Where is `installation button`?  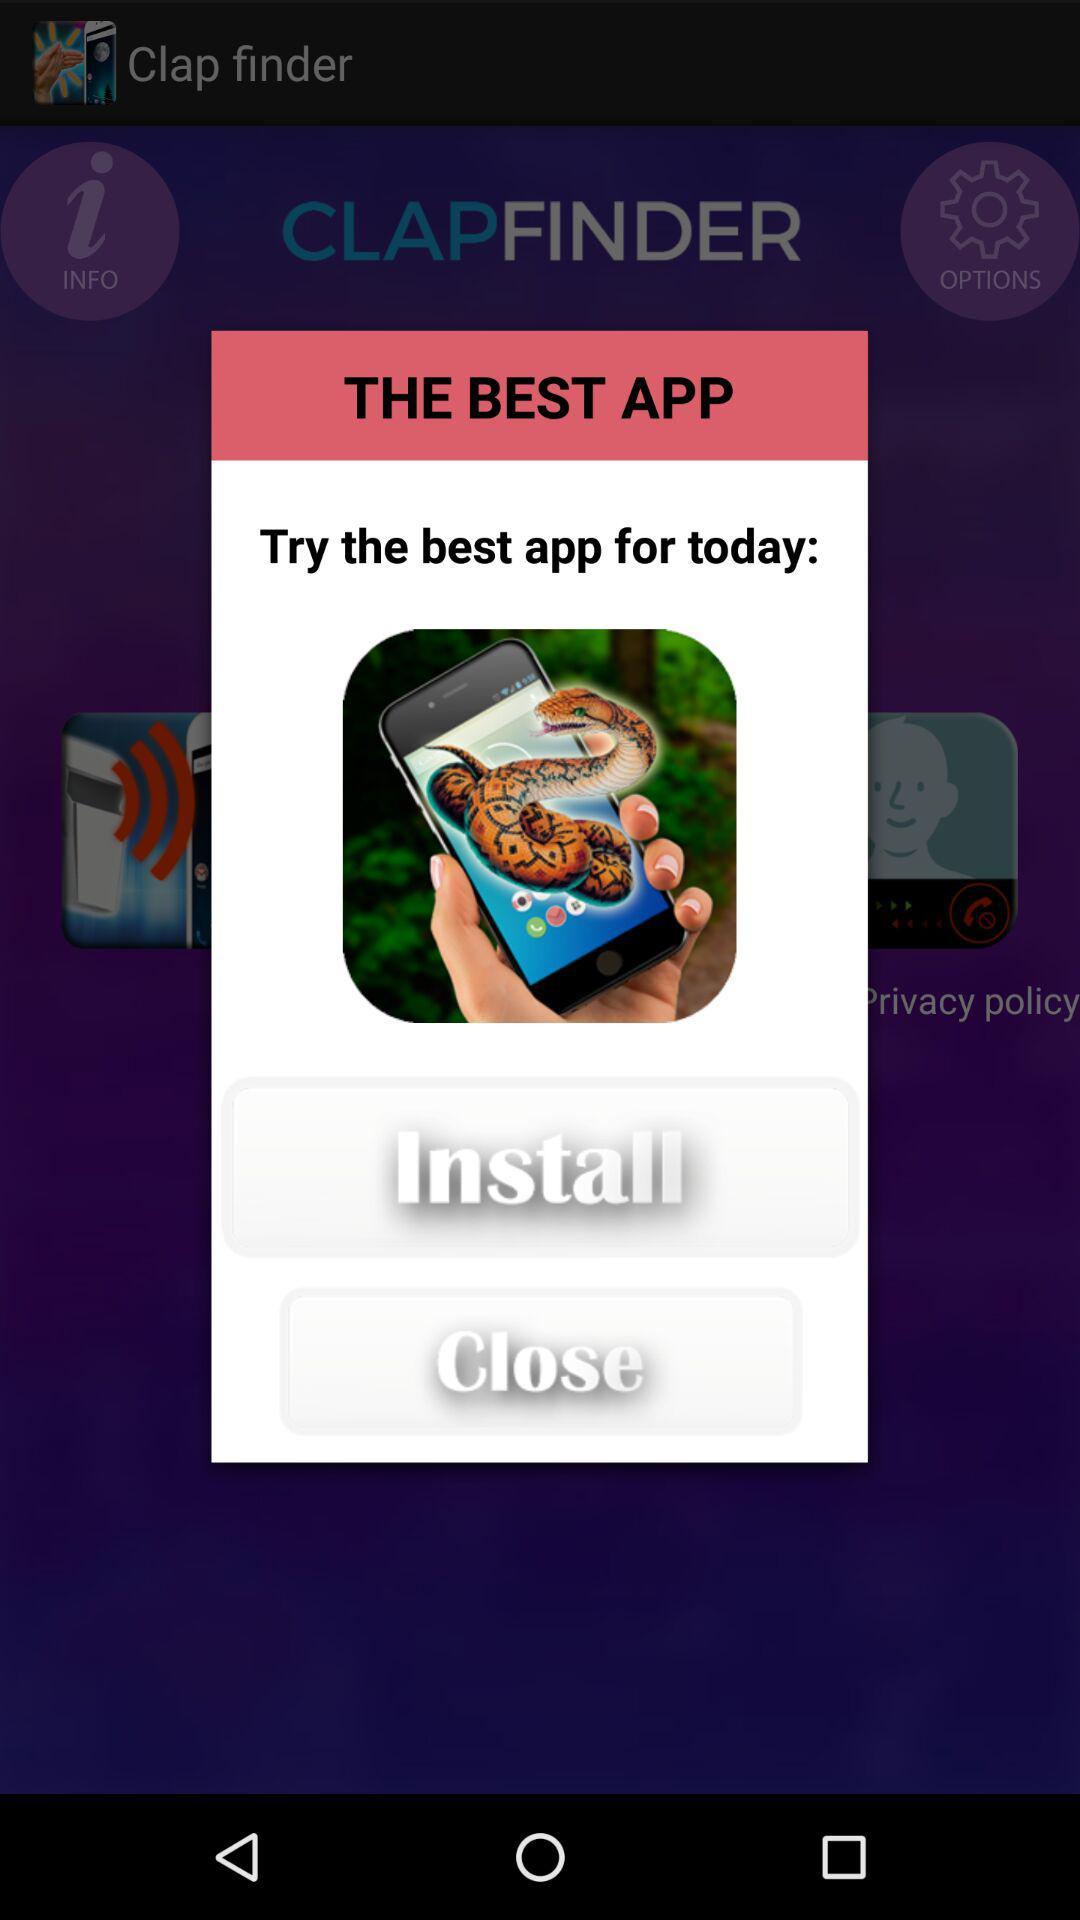
installation button is located at coordinates (538, 1167).